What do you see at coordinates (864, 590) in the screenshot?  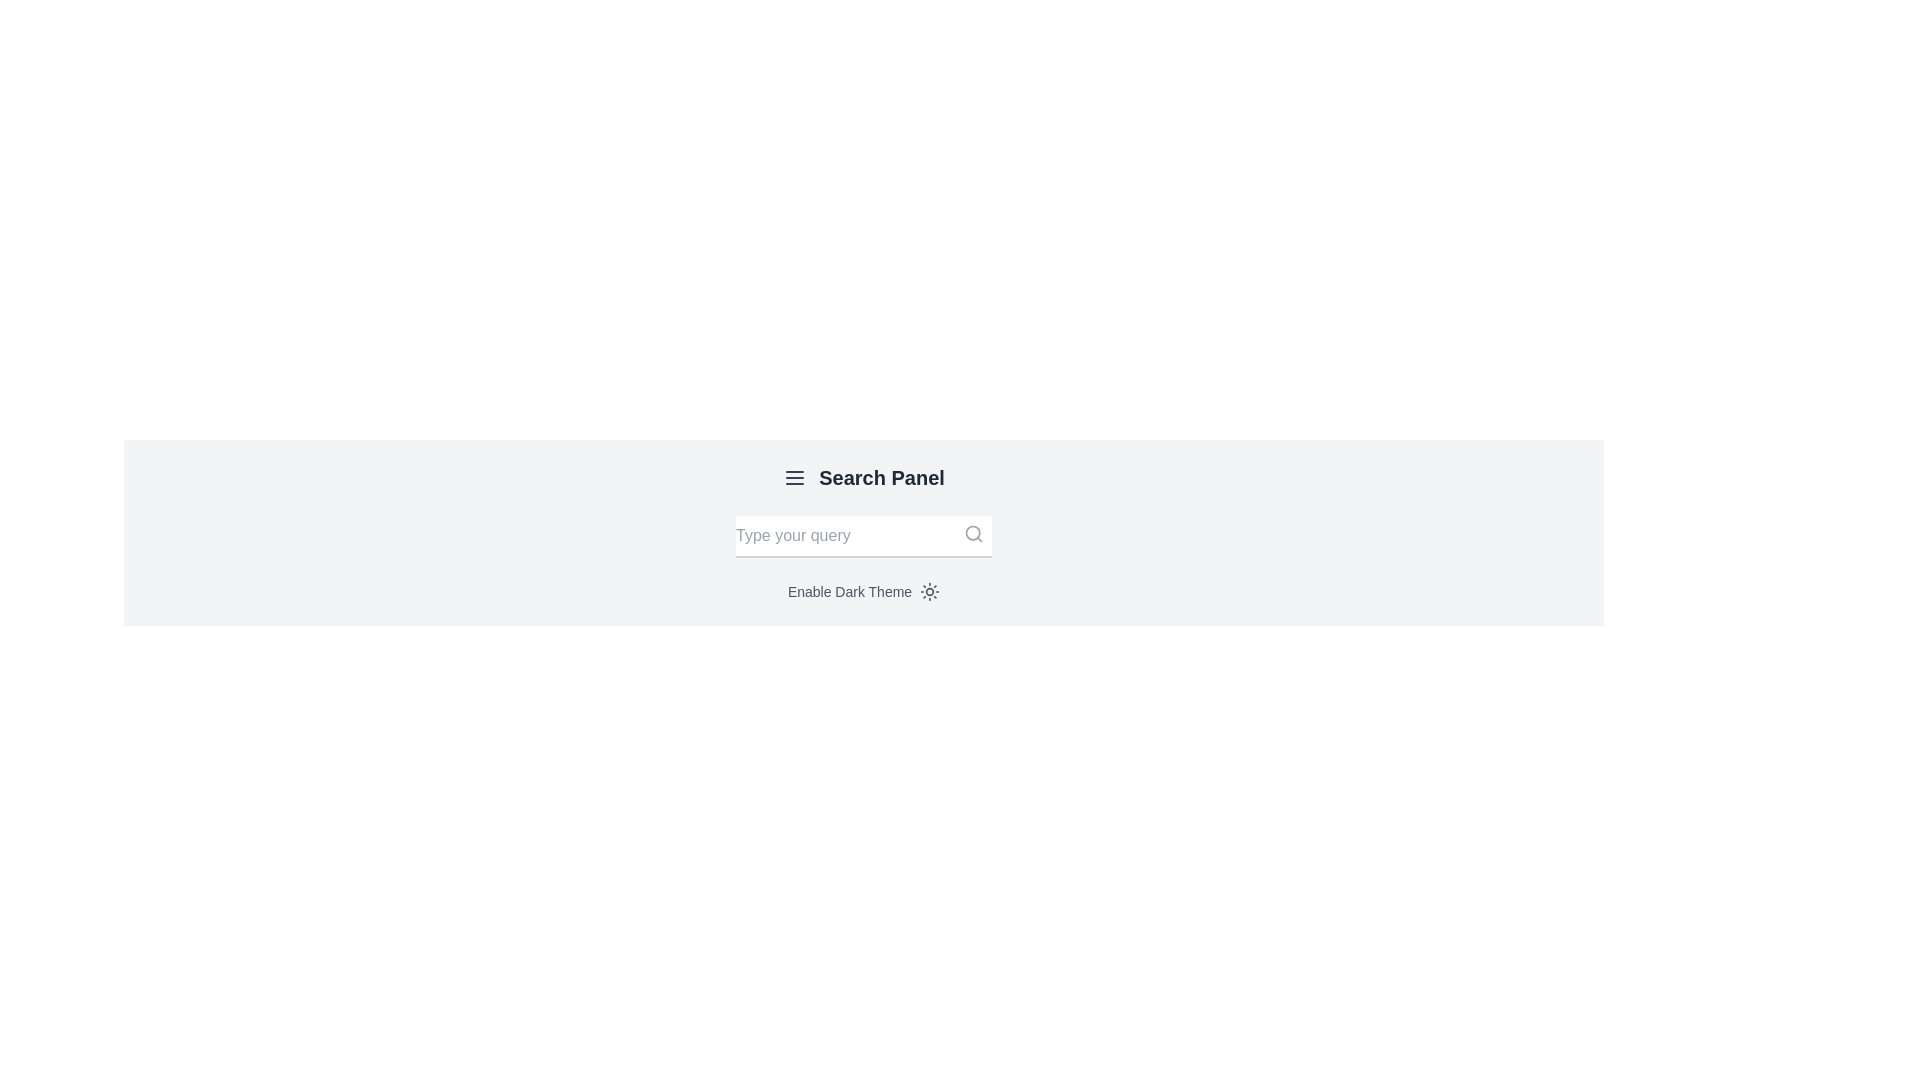 I see `the sun icon on the 'Enable Dark Theme' toggle switch group` at bounding box center [864, 590].